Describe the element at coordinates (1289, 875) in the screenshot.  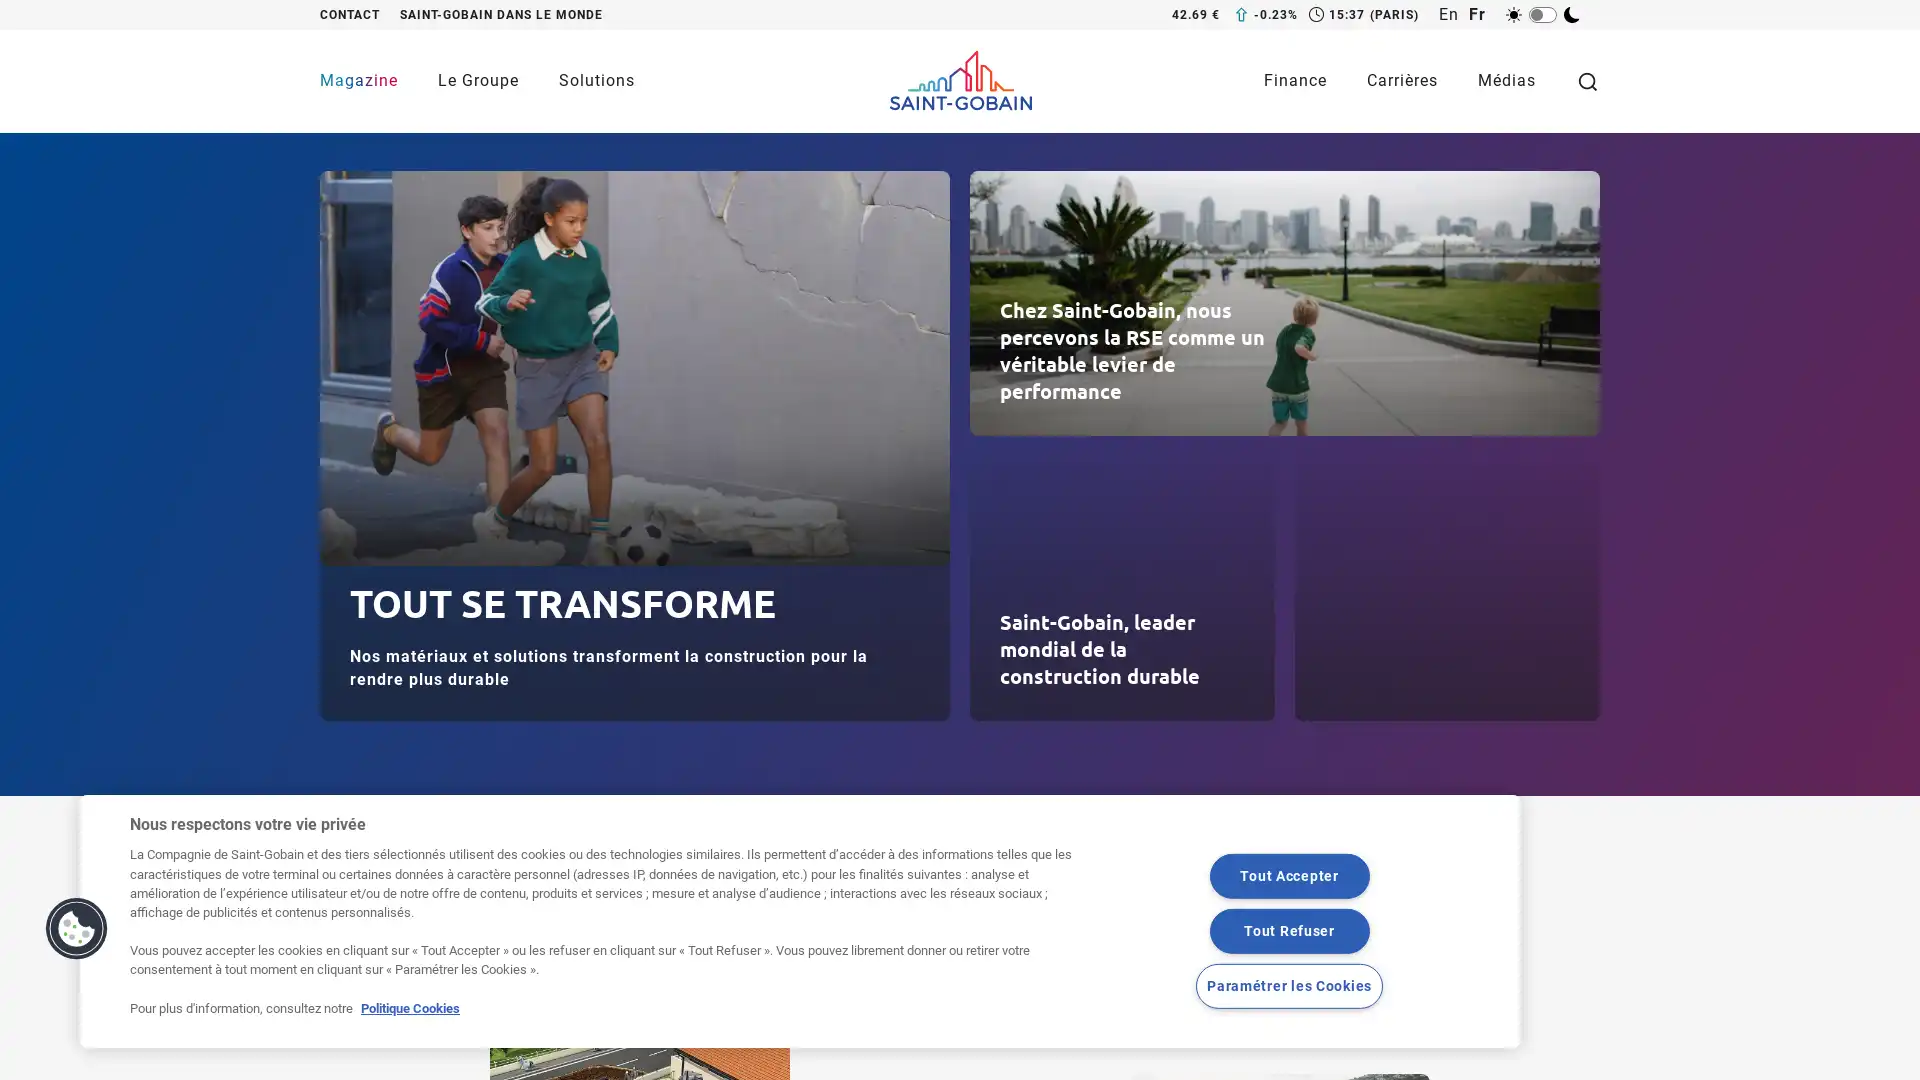
I see `Tout Accepter` at that location.